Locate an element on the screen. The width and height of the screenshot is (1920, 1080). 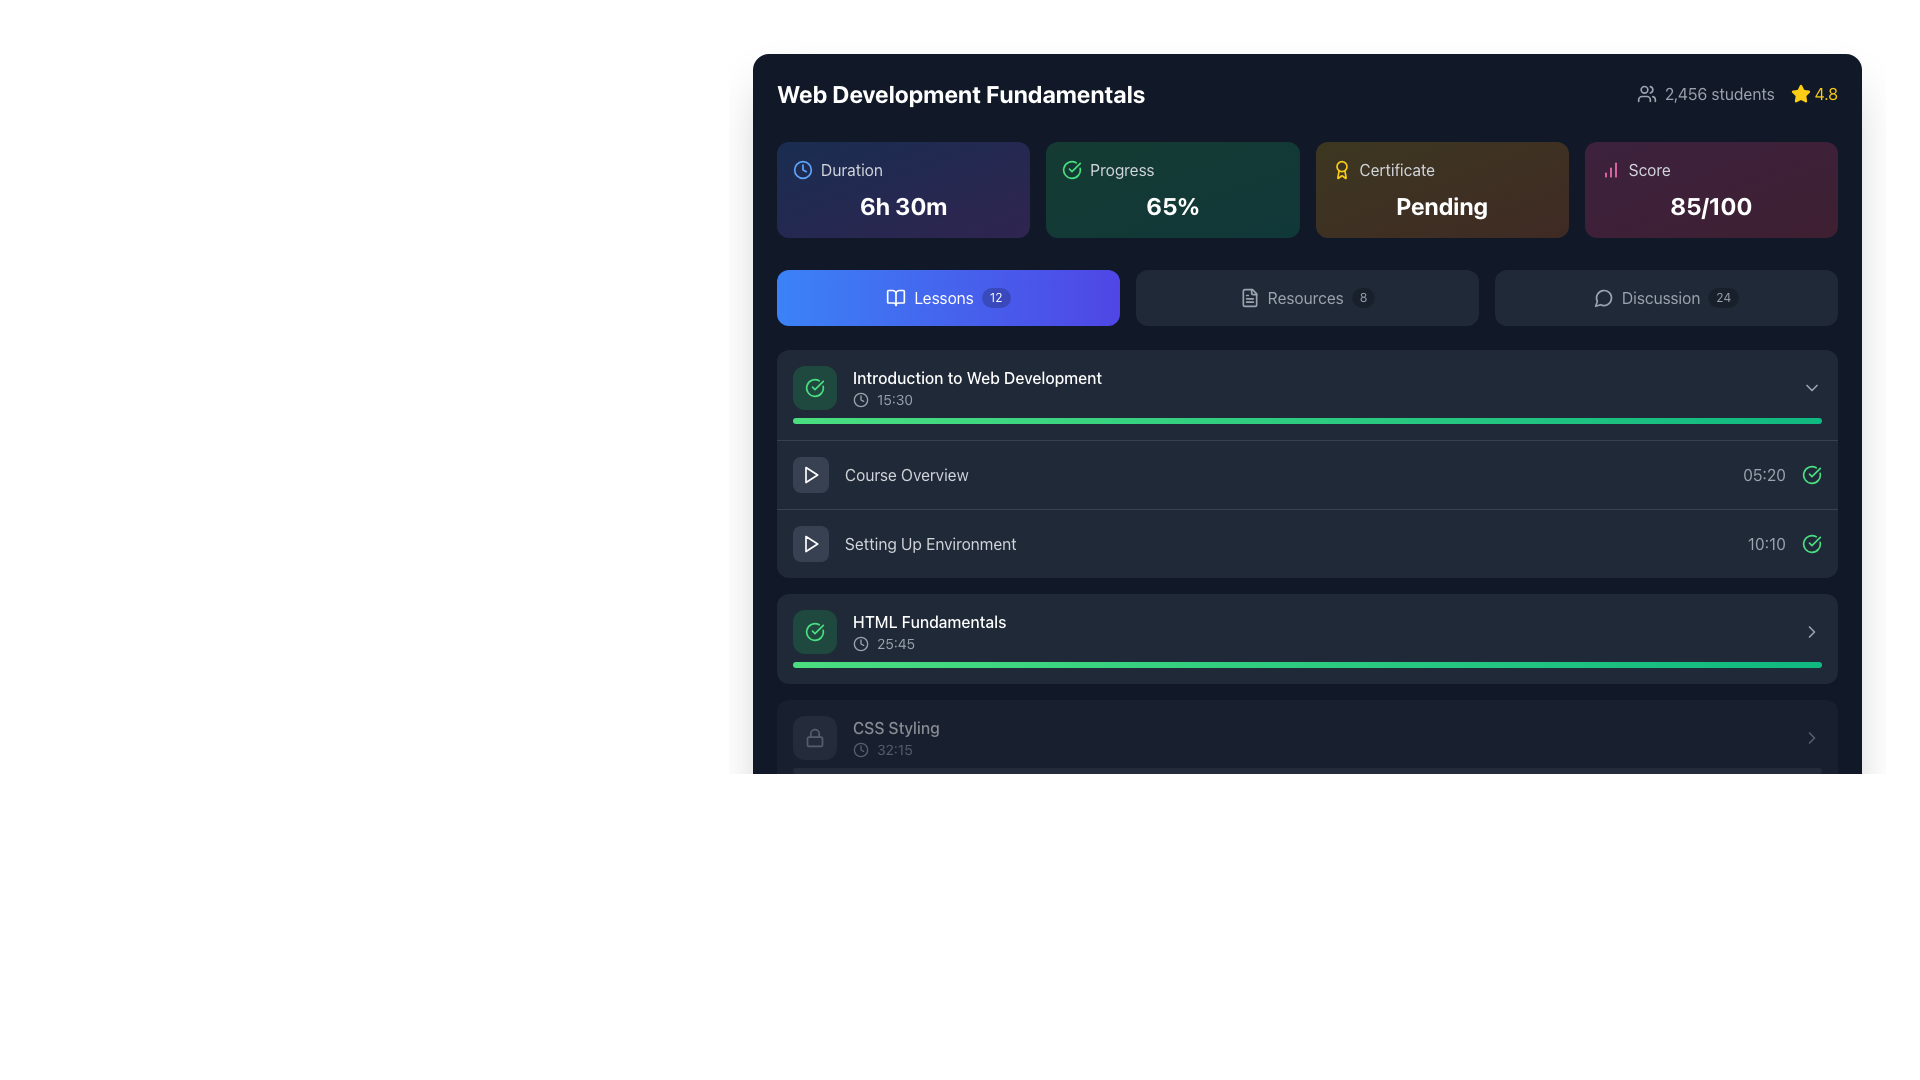
the 'HTML Fundamentals' button which is the fourth item in the course section list, located between 'Setting Up Environment' and 'CSS Styling' is located at coordinates (1307, 632).